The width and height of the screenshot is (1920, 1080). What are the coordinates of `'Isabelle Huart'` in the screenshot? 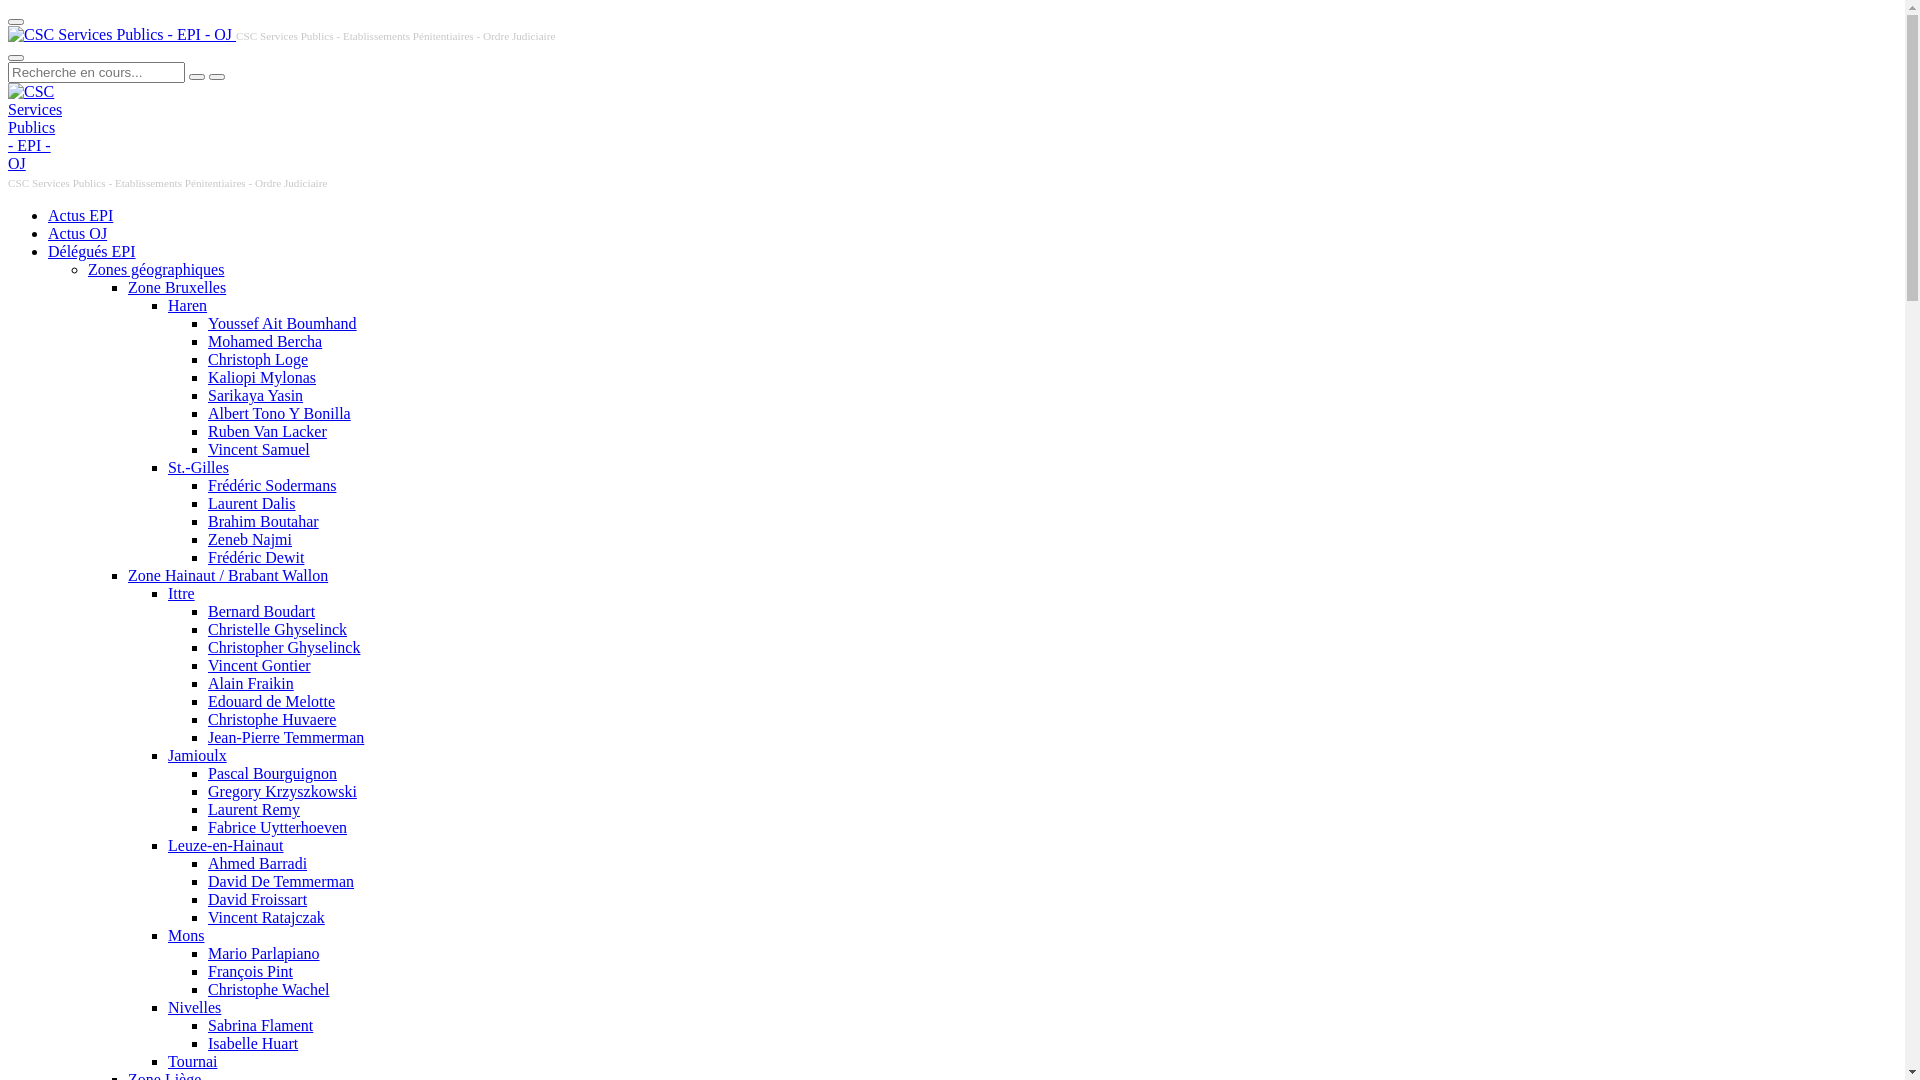 It's located at (207, 1042).